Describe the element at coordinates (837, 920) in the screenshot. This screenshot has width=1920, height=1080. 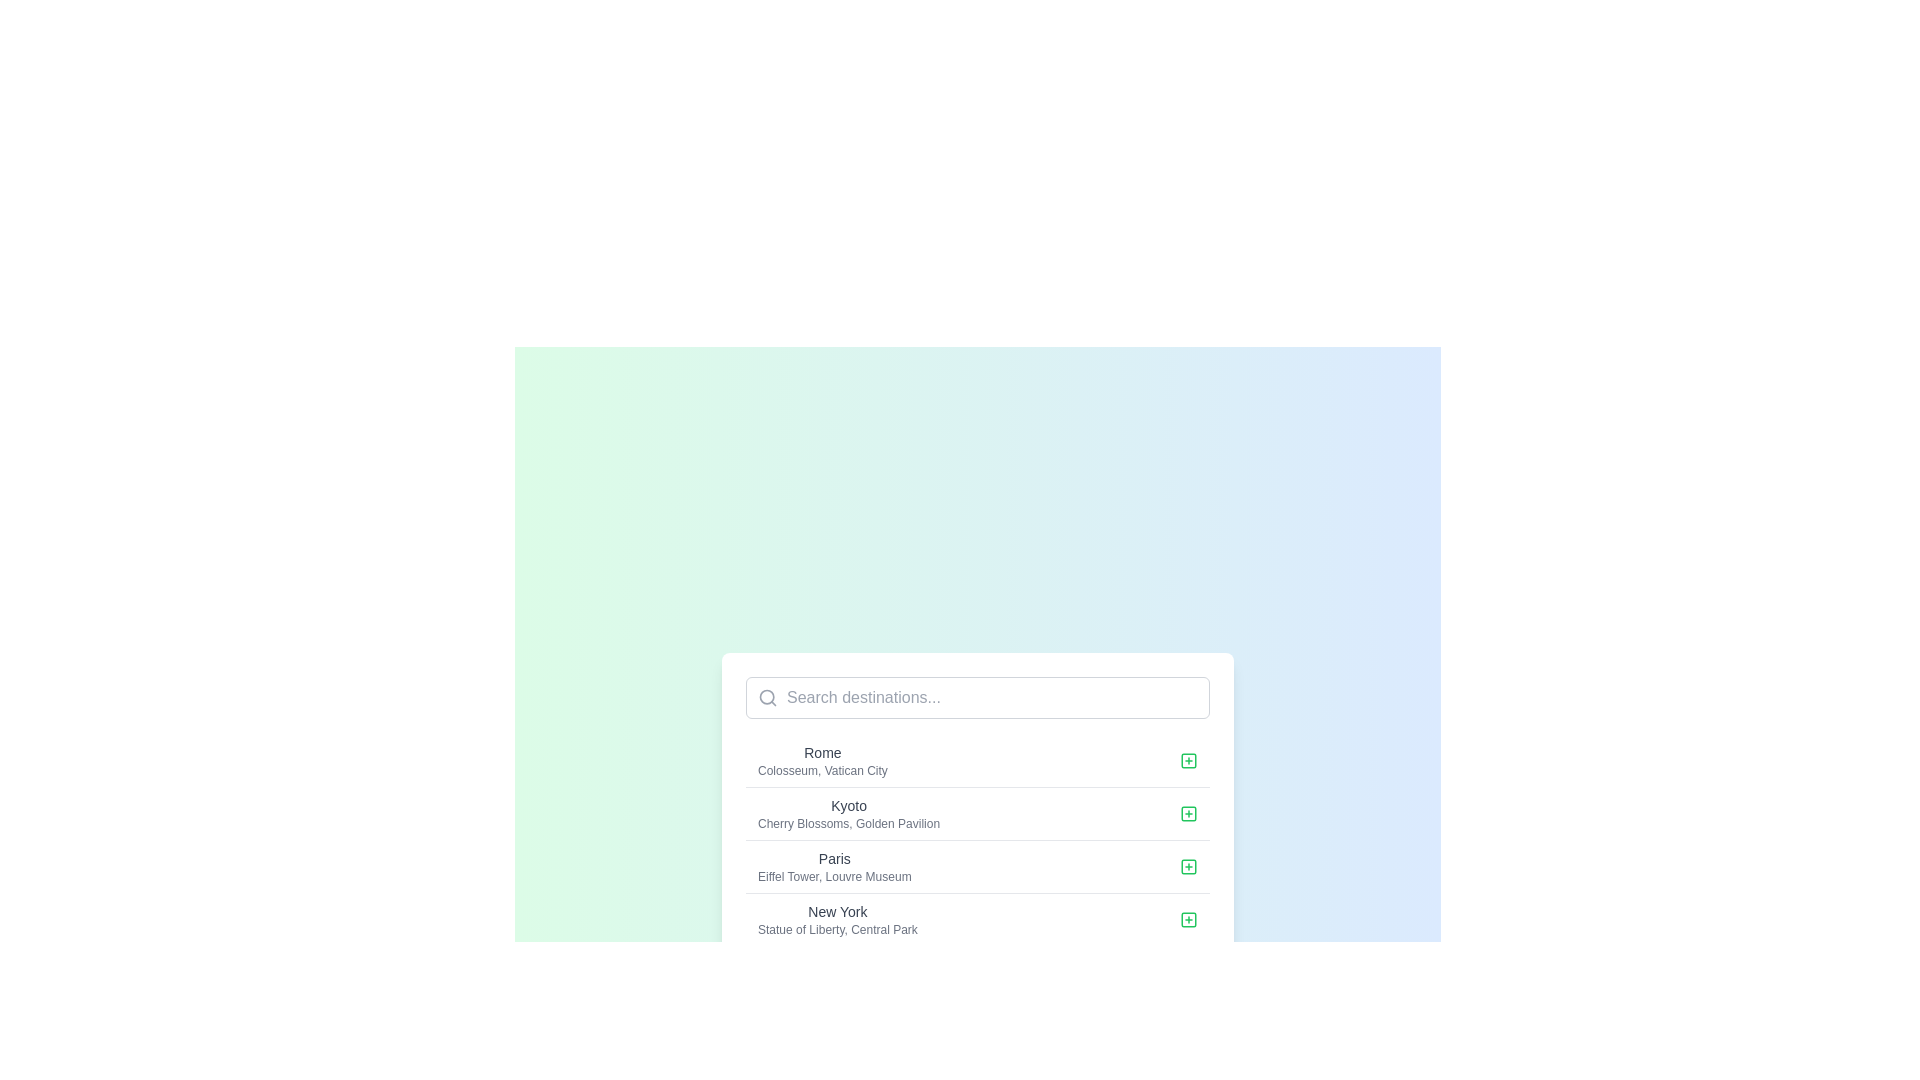
I see `the Text display item that shows location information for 'New York', positioned fourth in a vertically aligned list of cities` at that location.